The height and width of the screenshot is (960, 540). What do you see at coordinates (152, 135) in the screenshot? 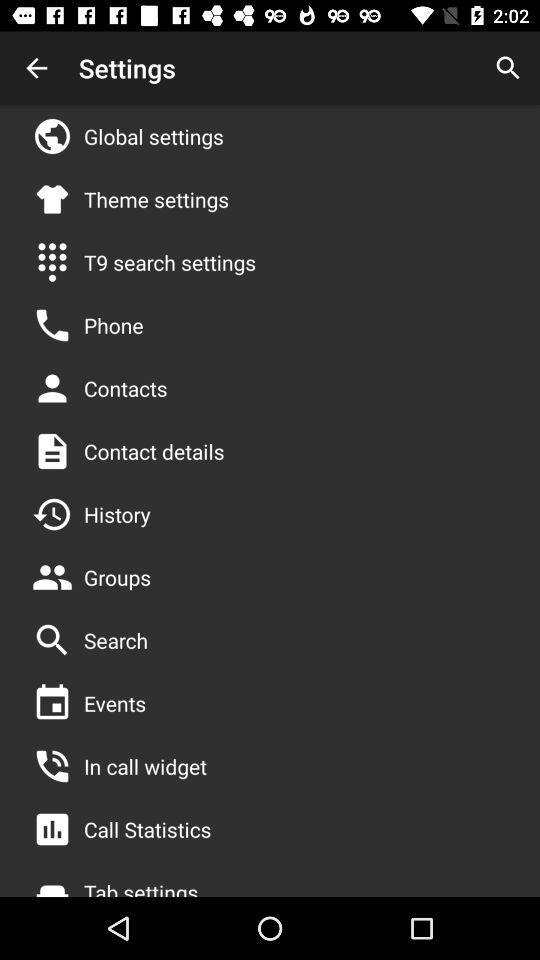
I see `global settings item` at bounding box center [152, 135].